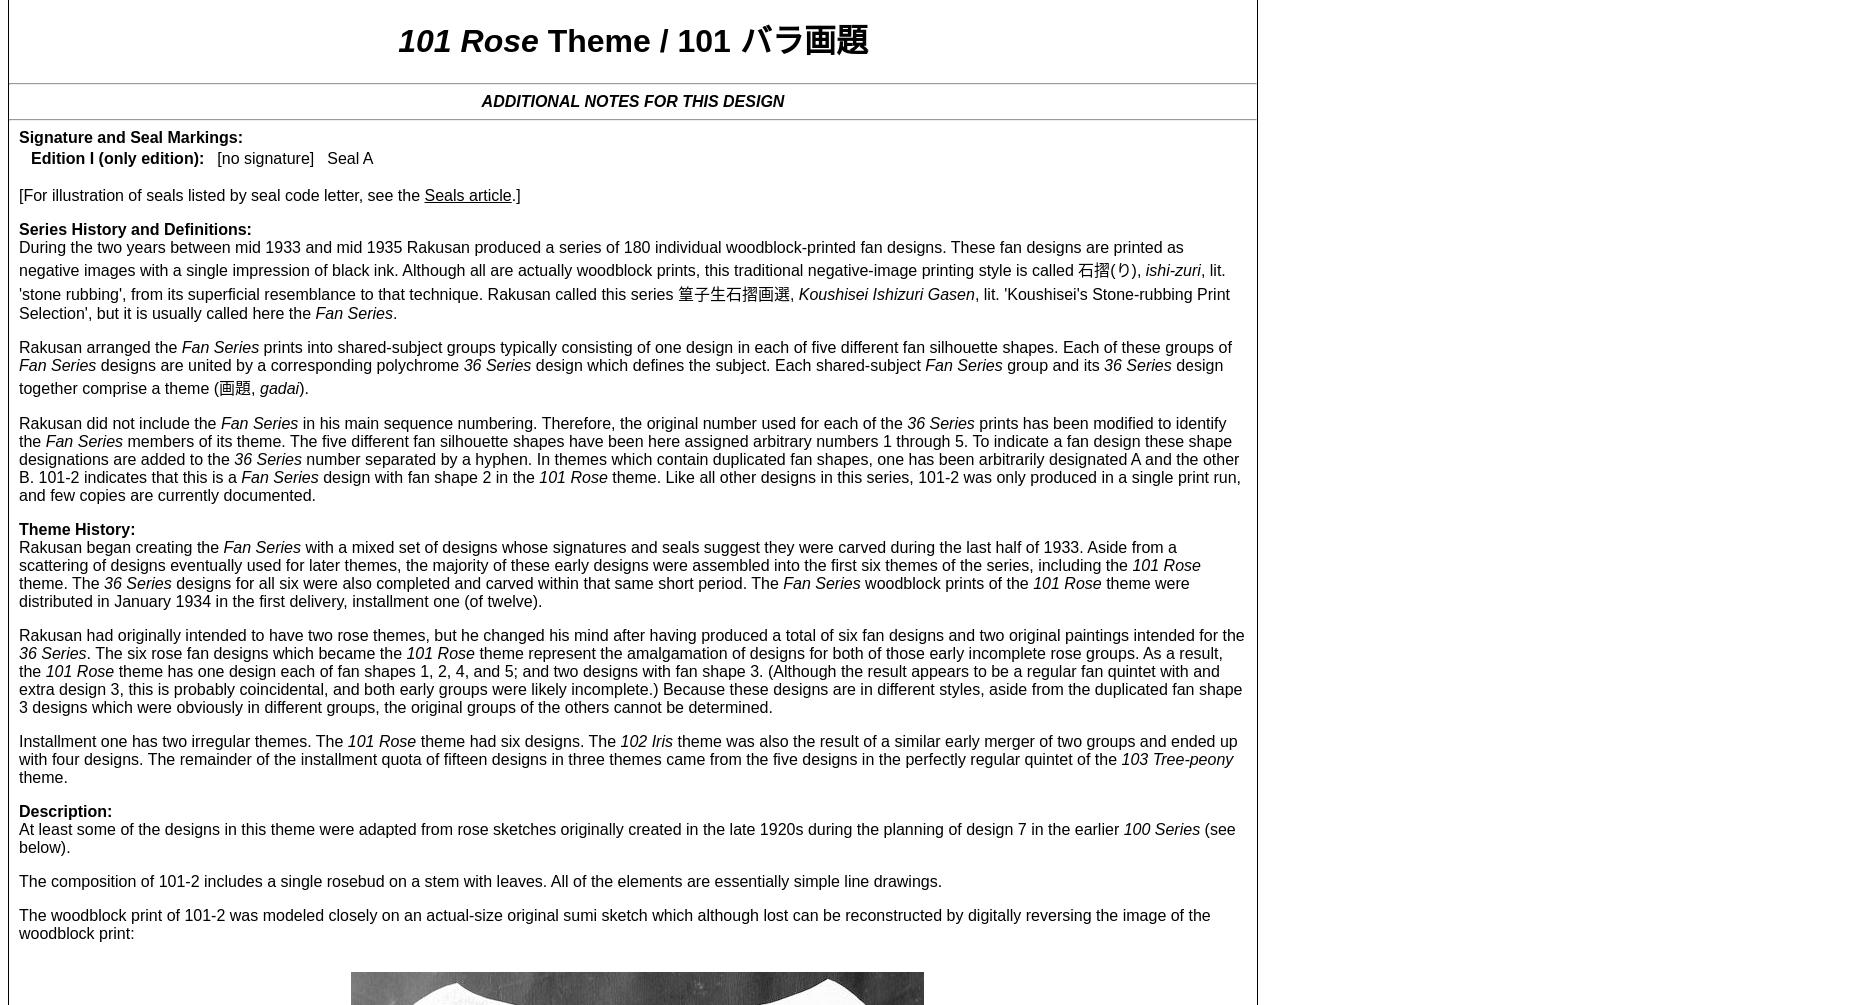 The image size is (1850, 1005). What do you see at coordinates (116, 157) in the screenshot?
I see `'Edition I (only edition):'` at bounding box center [116, 157].